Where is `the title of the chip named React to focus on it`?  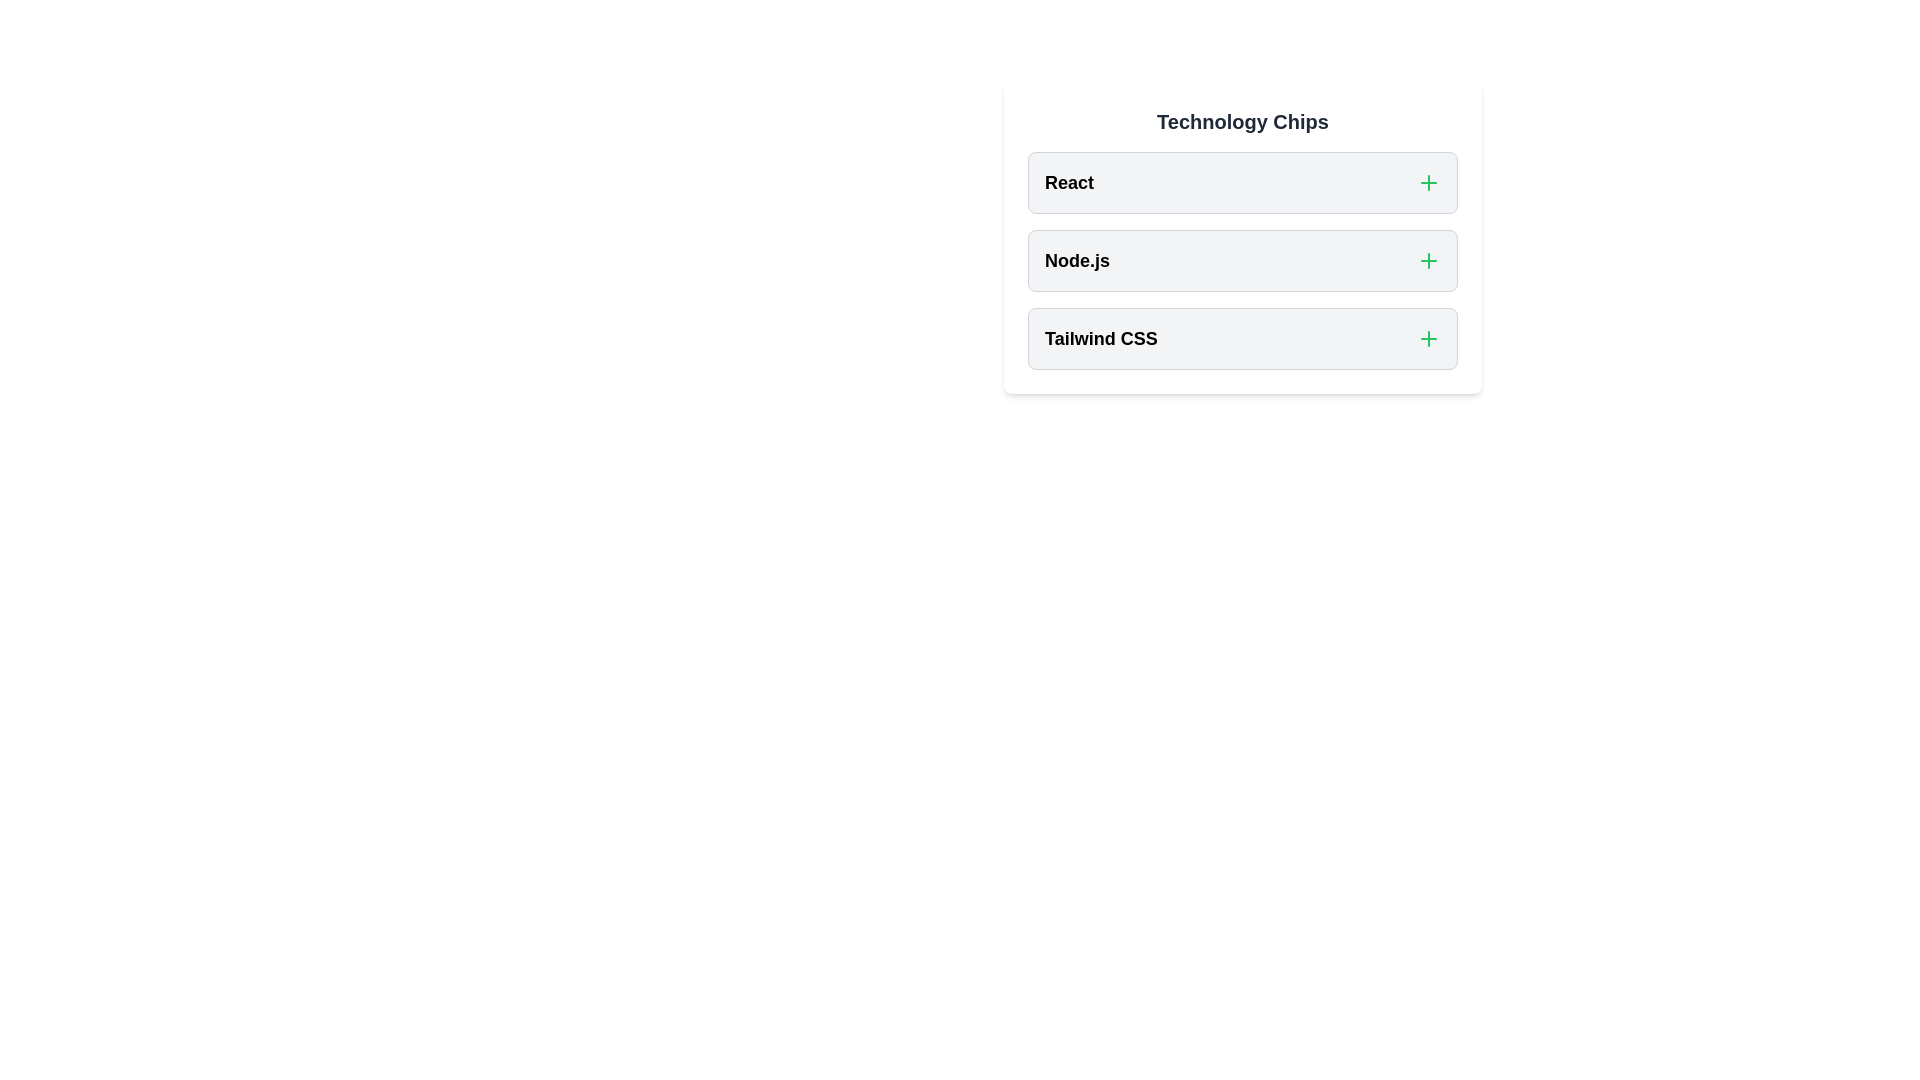
the title of the chip named React to focus on it is located at coordinates (1068, 182).